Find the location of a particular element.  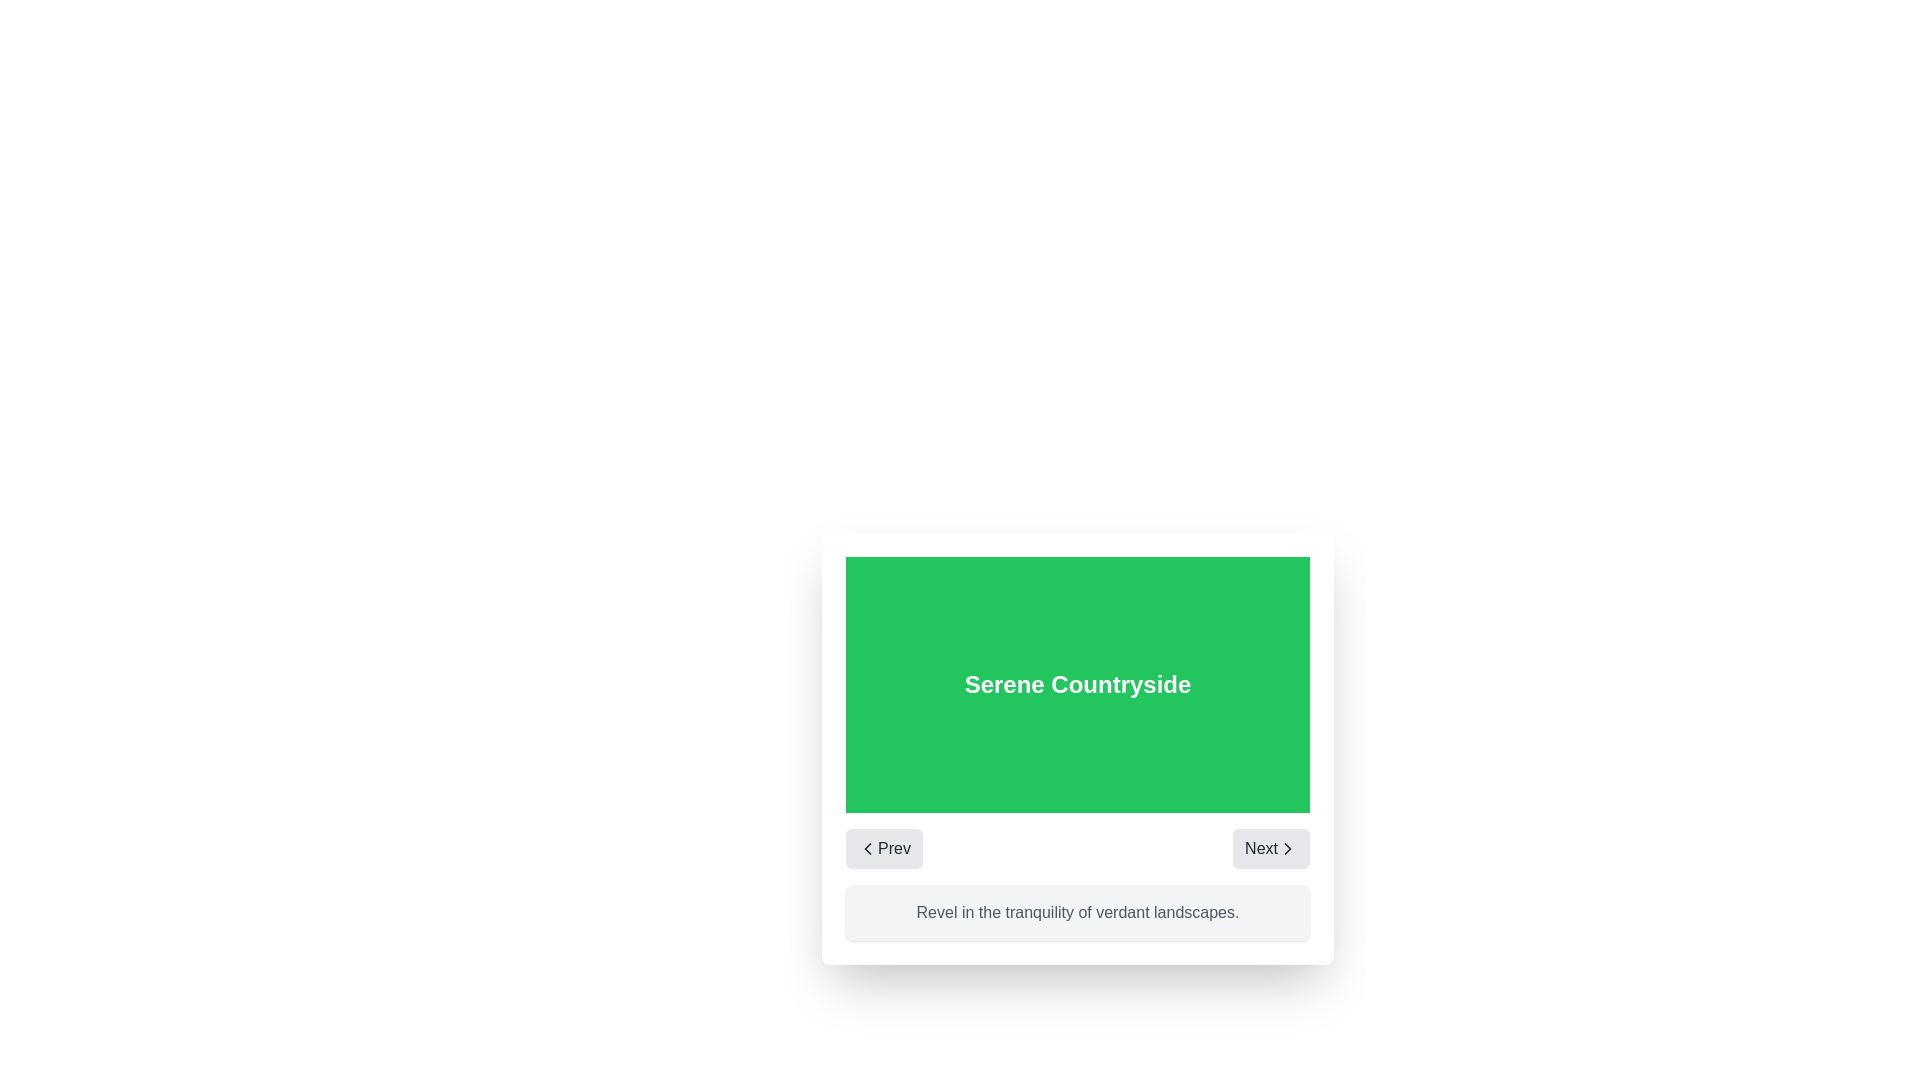

the left-pointing chevron icon inside the 'Prev' button located in the bottom-left corner of the content card is located at coordinates (868, 848).